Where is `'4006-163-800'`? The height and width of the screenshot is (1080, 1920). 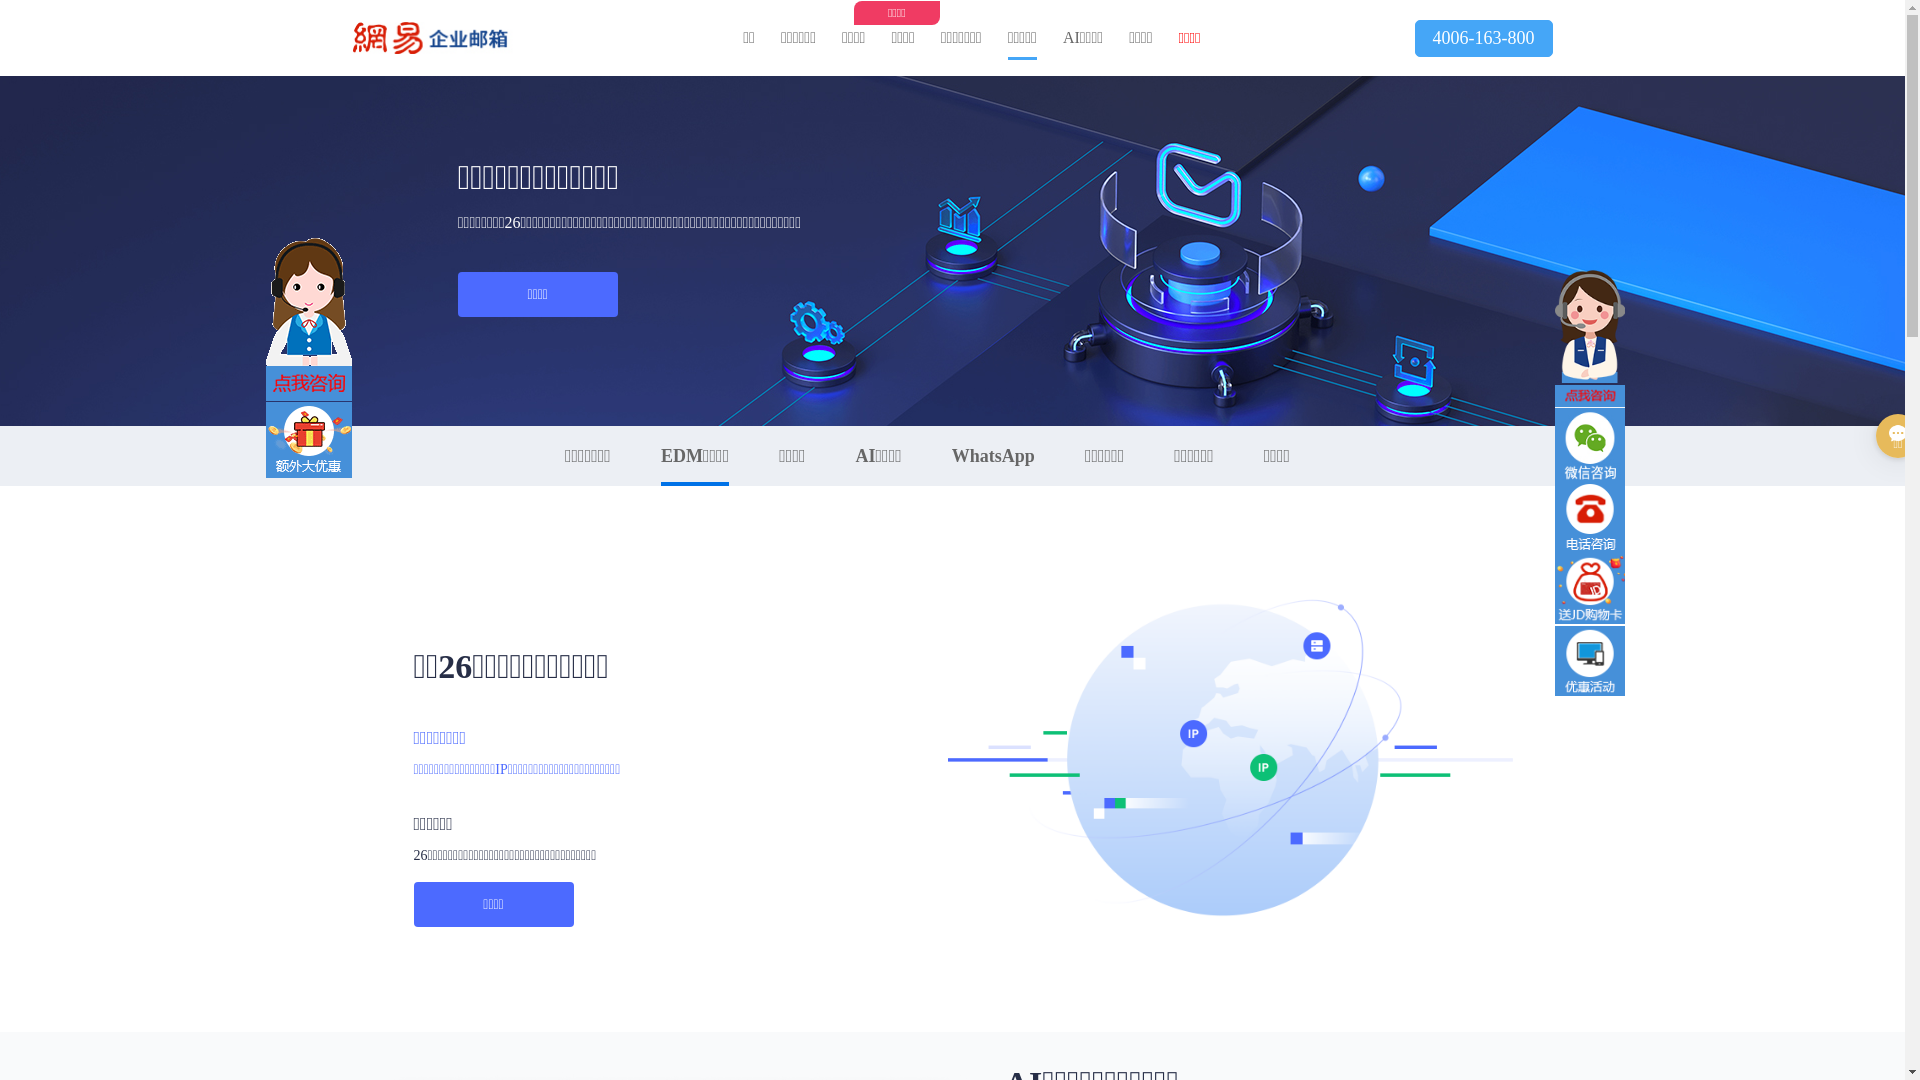
'4006-163-800' is located at coordinates (1483, 38).